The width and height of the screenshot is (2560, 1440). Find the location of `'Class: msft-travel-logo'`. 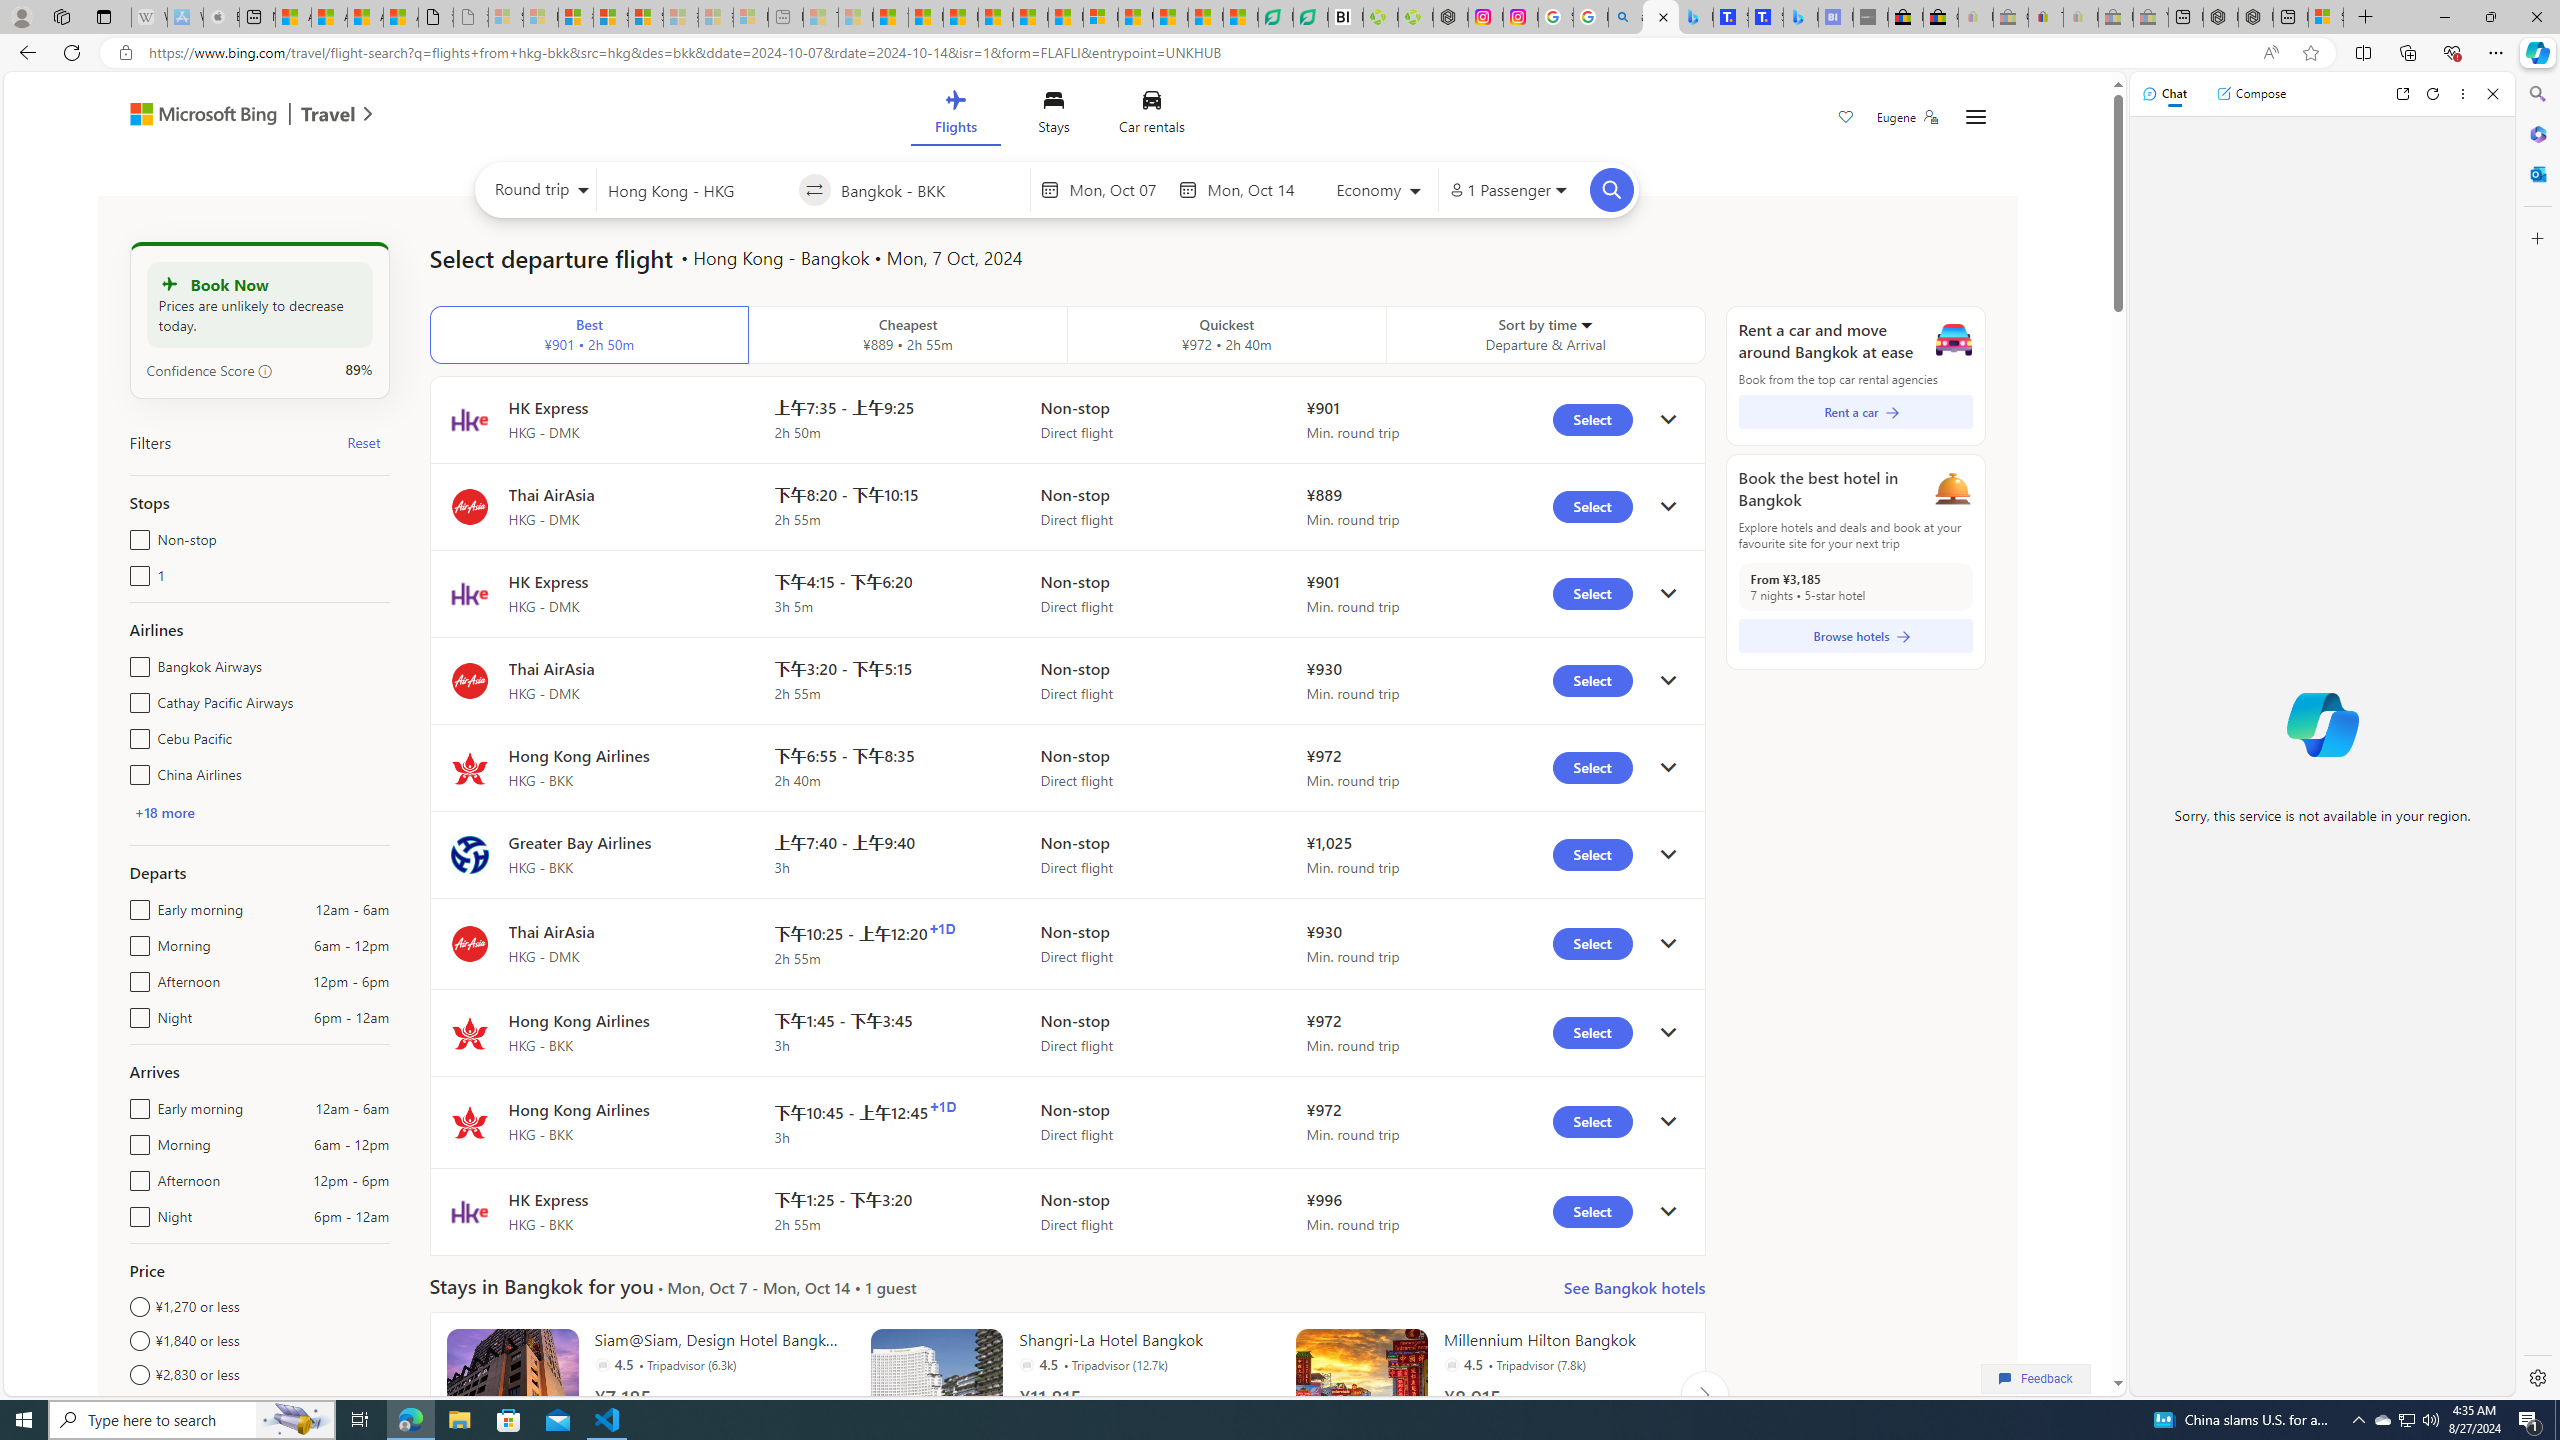

'Class: msft-travel-logo' is located at coordinates (327, 114).